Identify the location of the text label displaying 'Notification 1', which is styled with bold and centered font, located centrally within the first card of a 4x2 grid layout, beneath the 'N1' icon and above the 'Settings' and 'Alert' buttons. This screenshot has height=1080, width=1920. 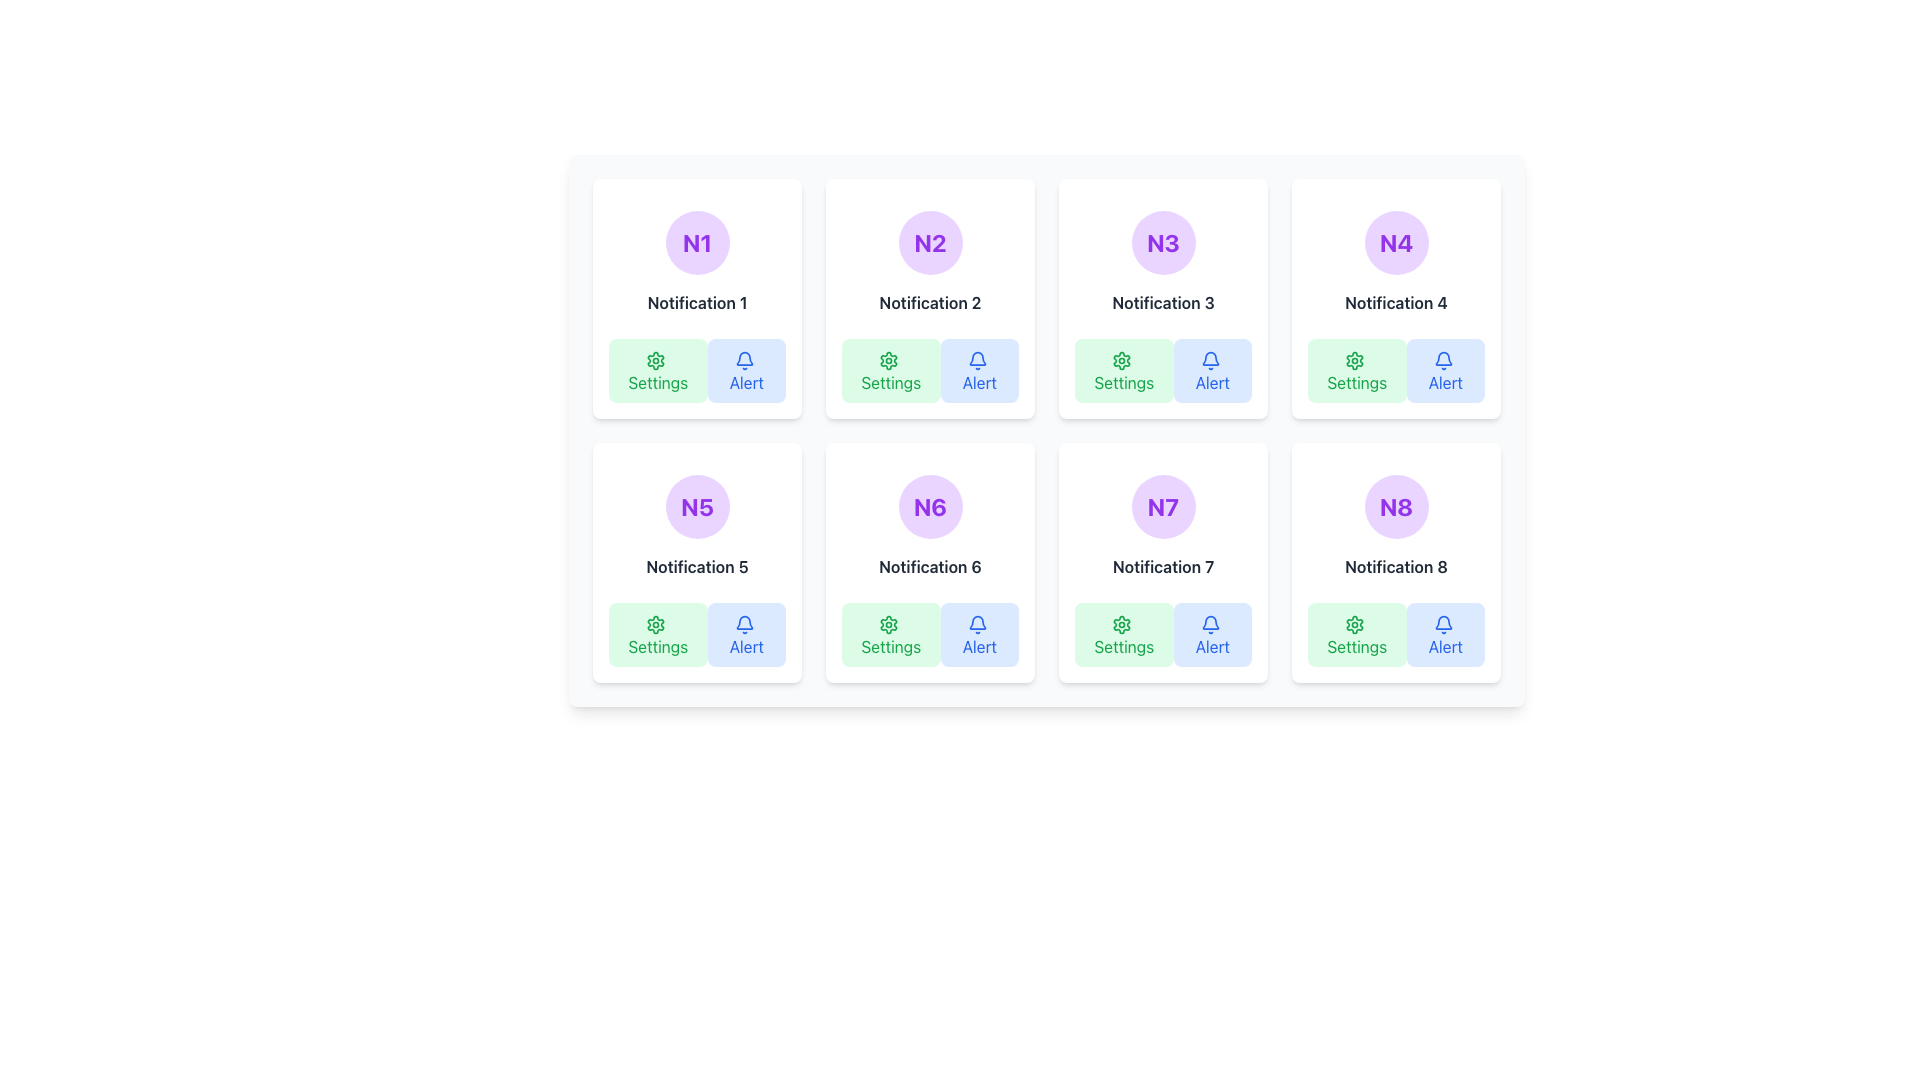
(697, 303).